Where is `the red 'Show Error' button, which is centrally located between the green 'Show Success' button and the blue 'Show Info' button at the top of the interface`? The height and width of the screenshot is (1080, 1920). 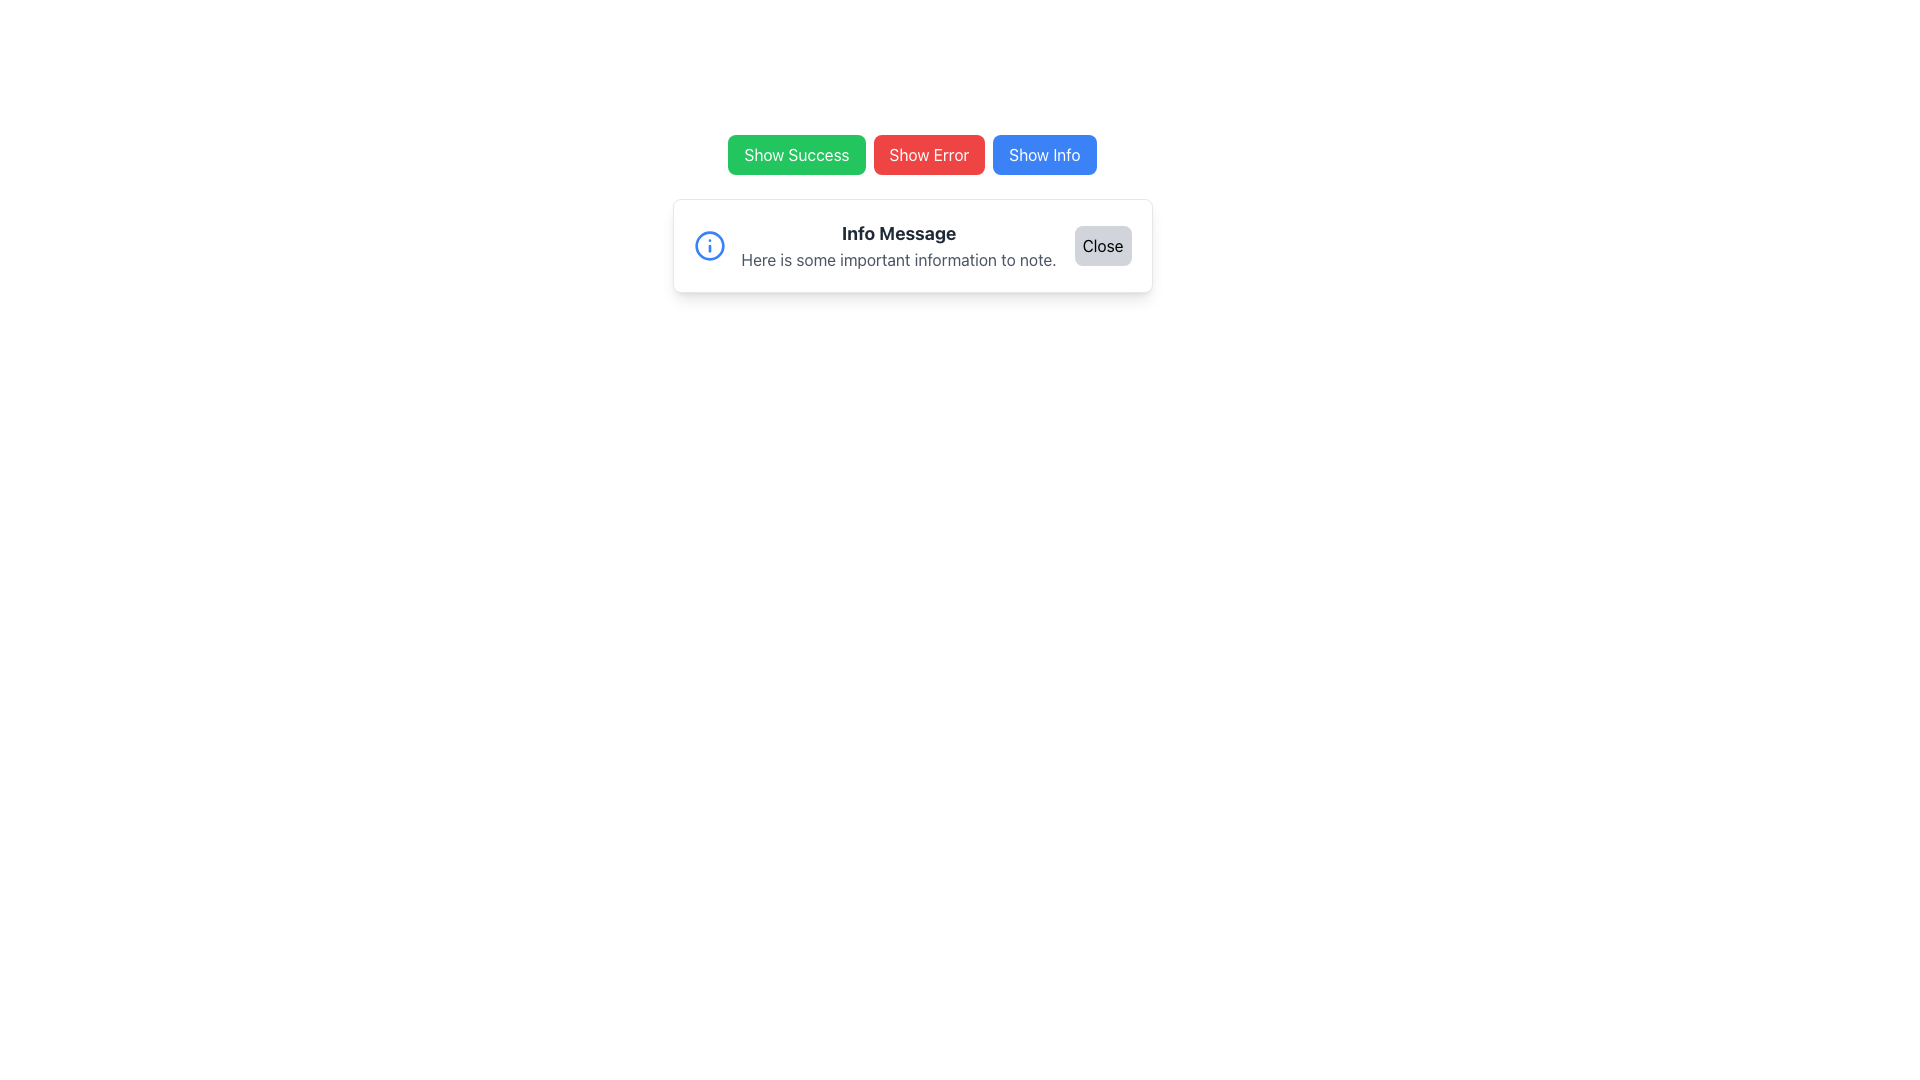 the red 'Show Error' button, which is centrally located between the green 'Show Success' button and the blue 'Show Info' button at the top of the interface is located at coordinates (928, 153).